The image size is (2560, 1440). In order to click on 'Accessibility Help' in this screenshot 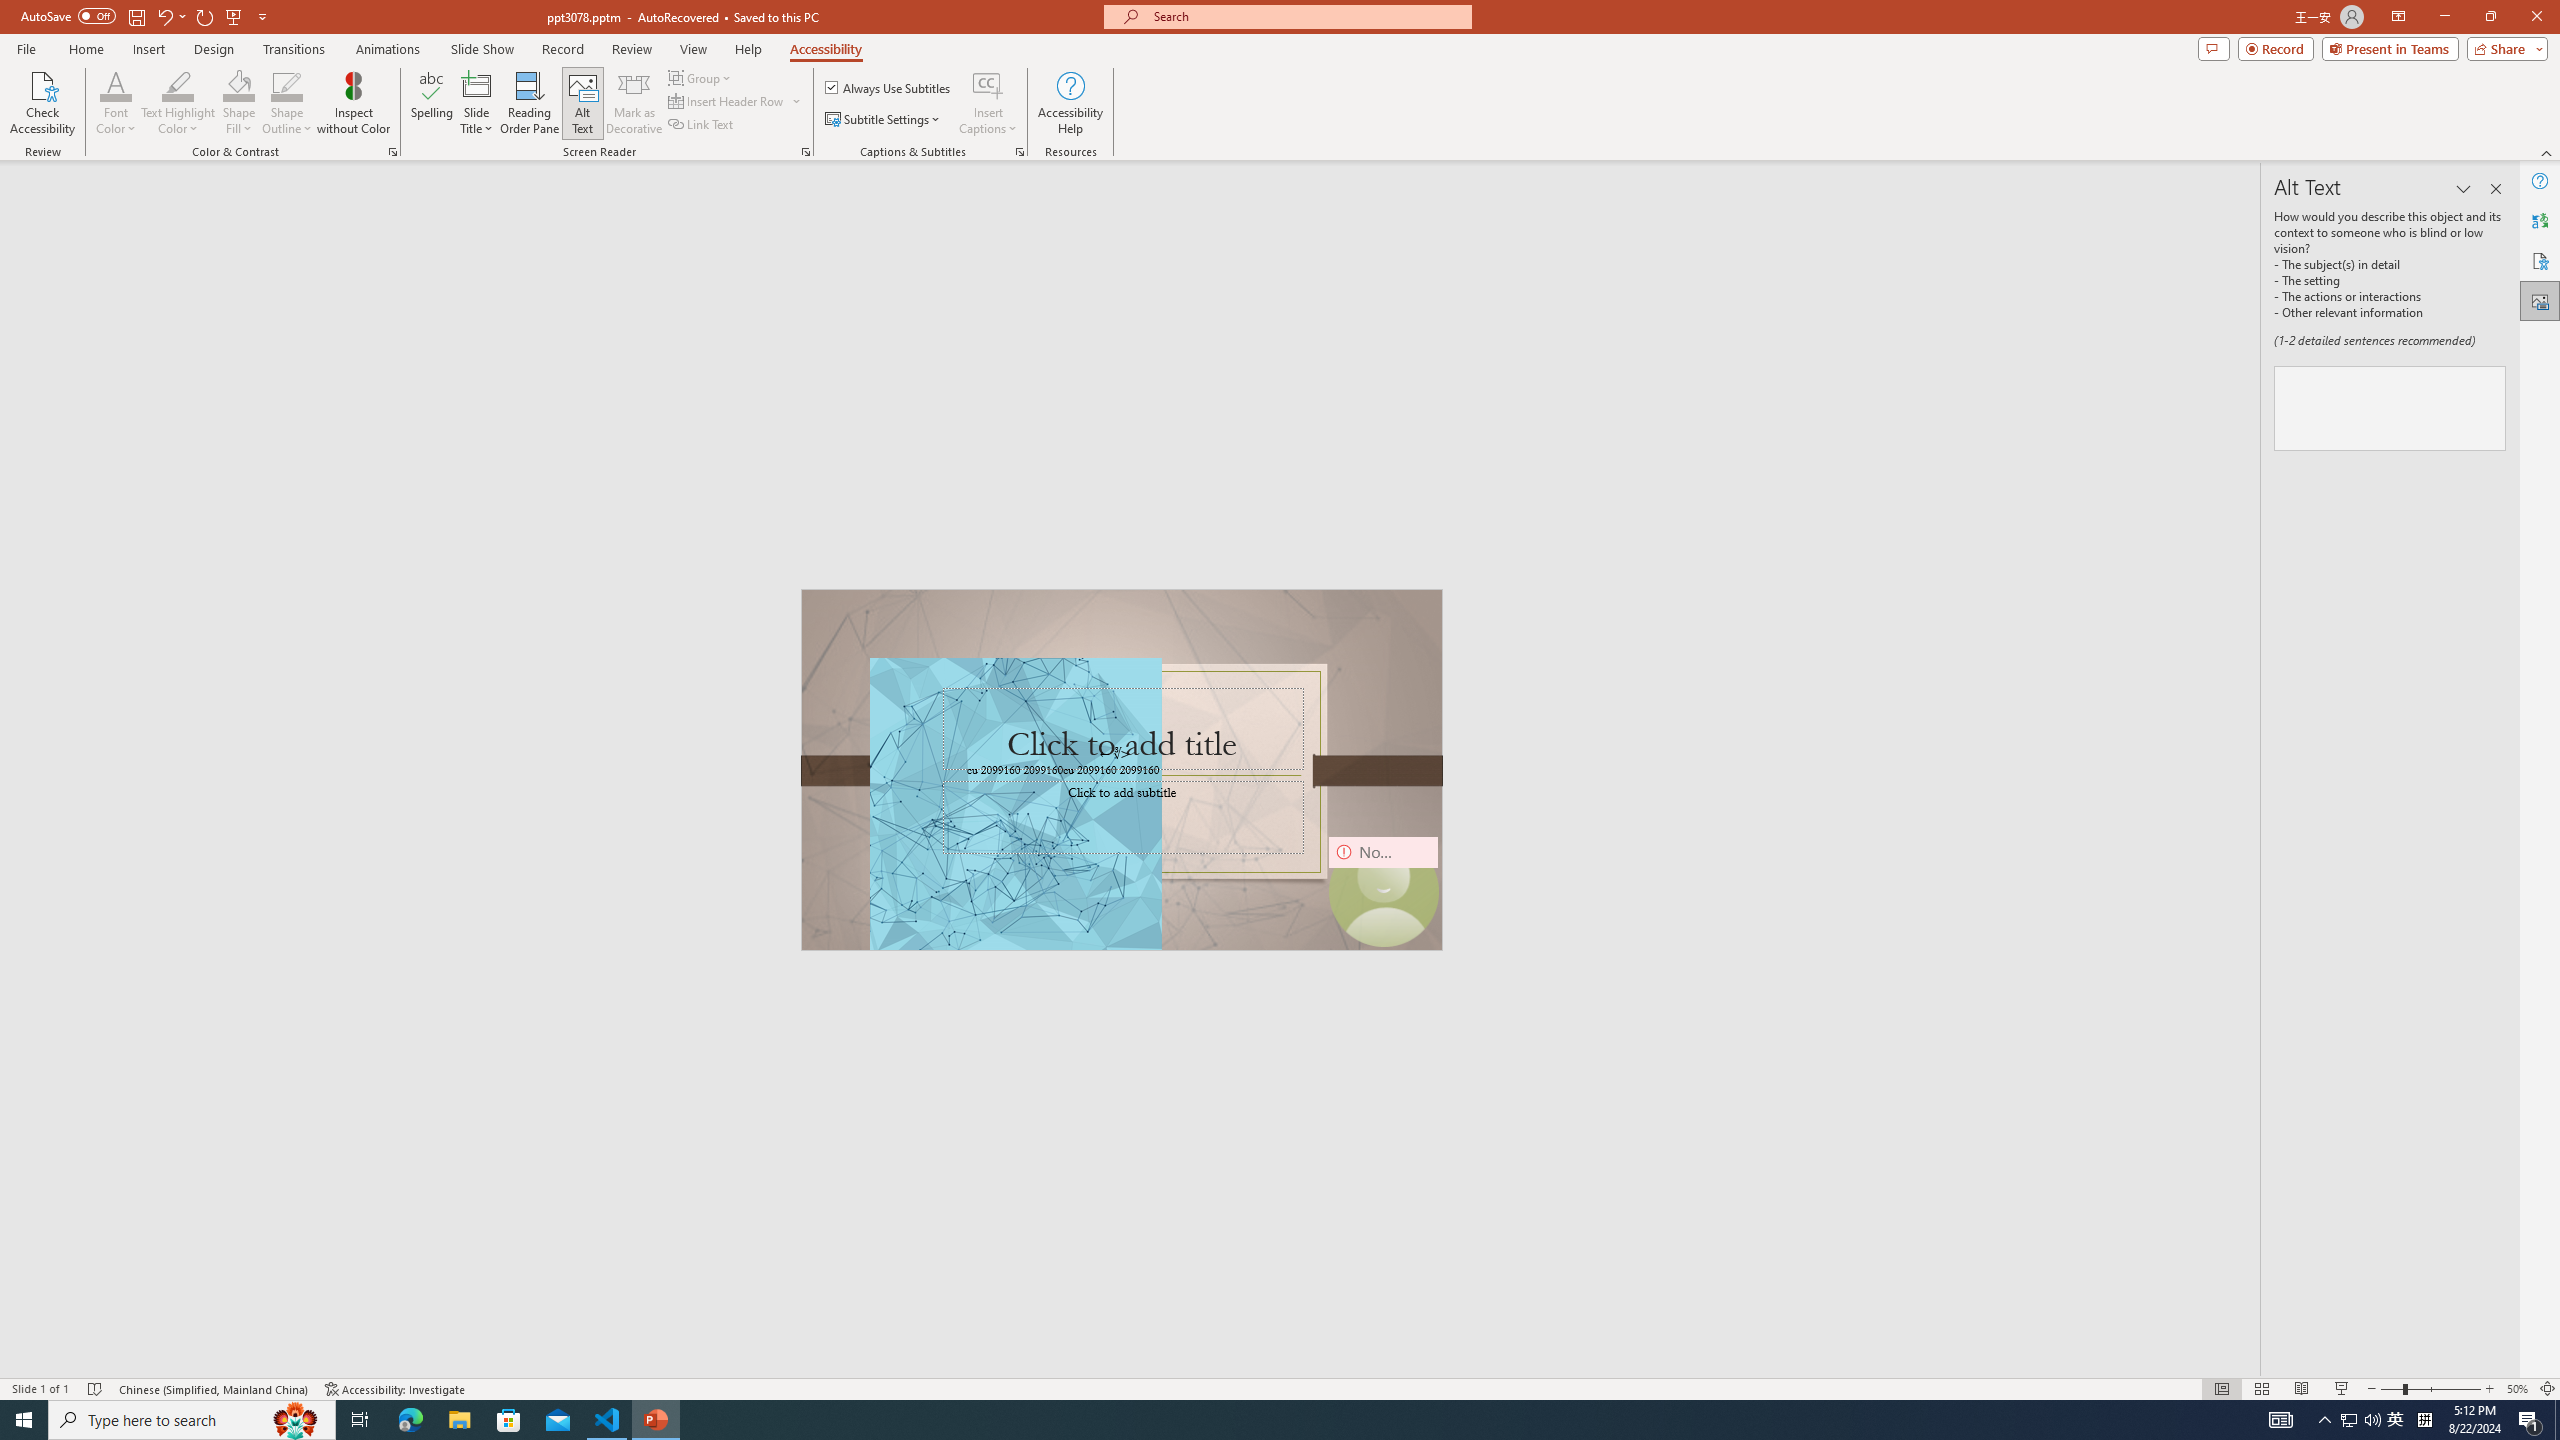, I will do `click(1071, 103)`.